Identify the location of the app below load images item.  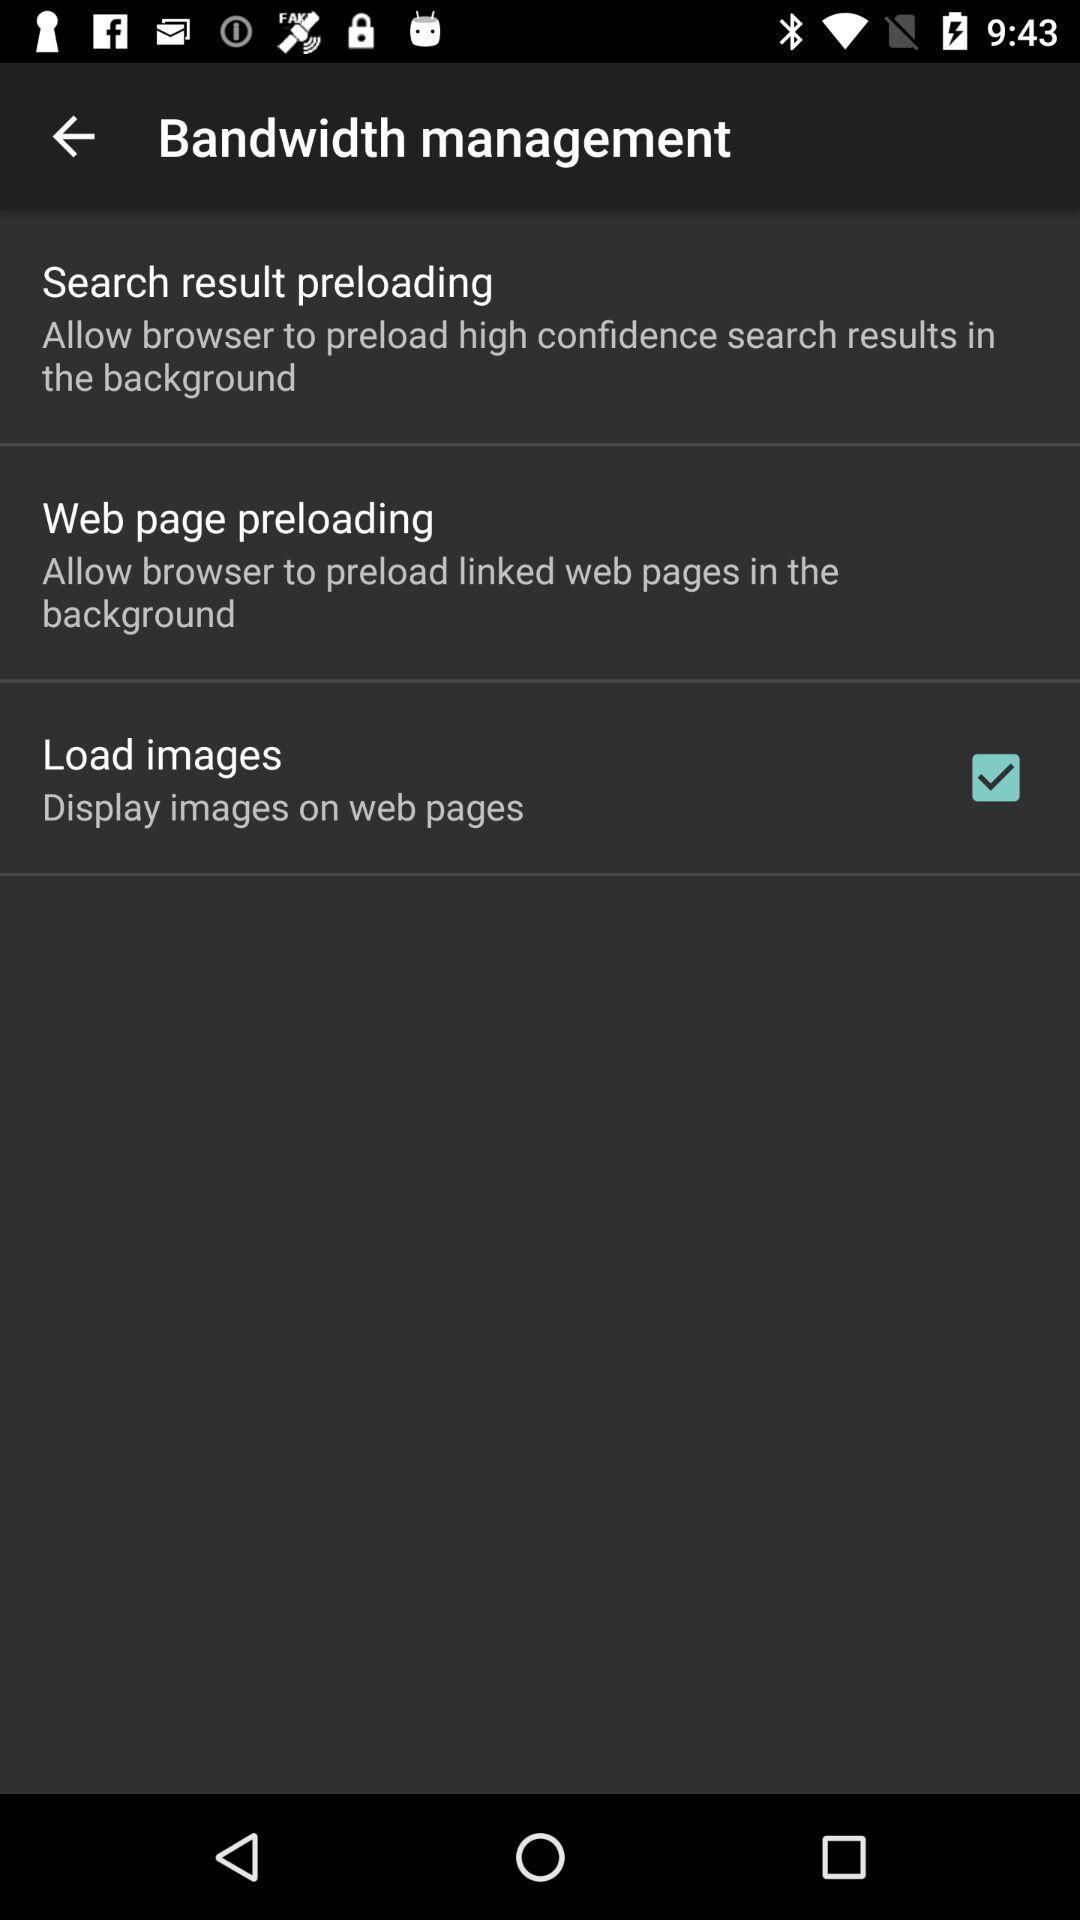
(283, 806).